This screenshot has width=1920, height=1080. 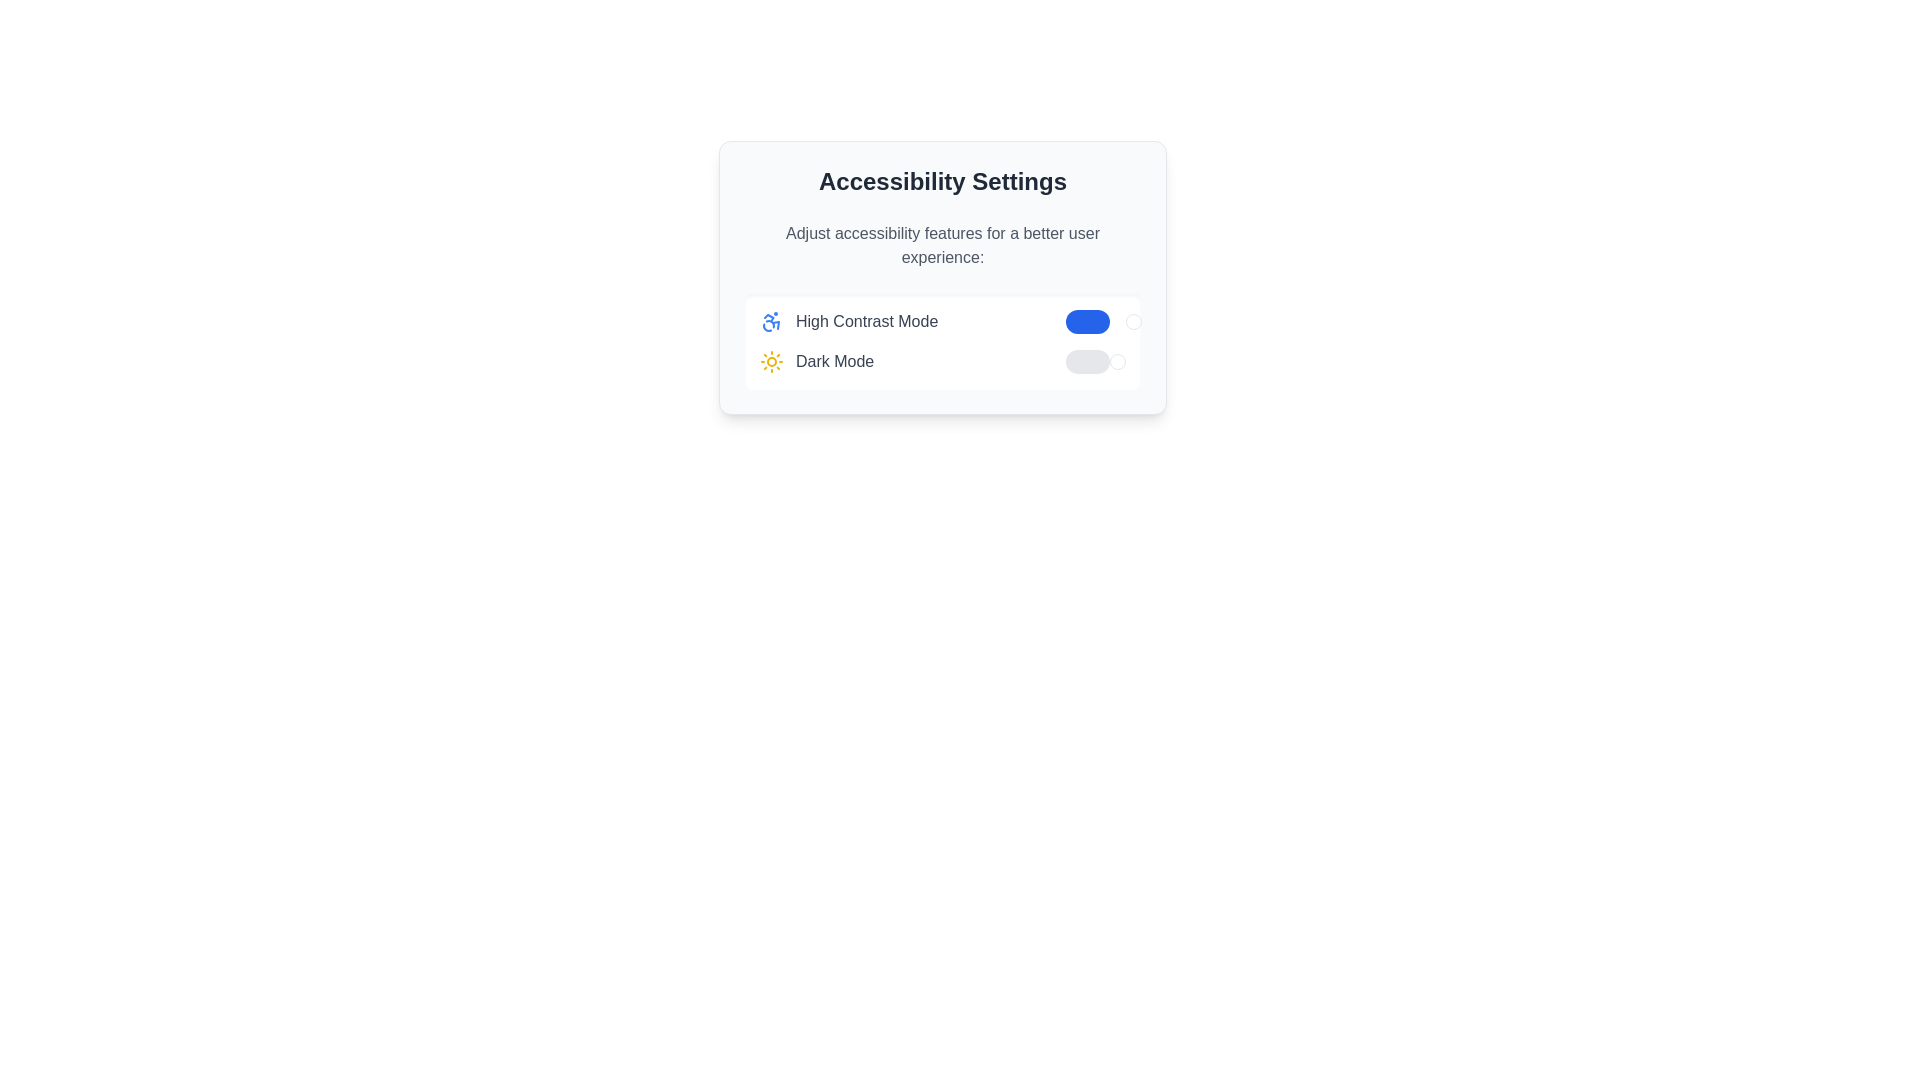 What do you see at coordinates (1087, 362) in the screenshot?
I see `the background of the toggle switch for the 'Dark Mode' option in the 'Accessibility Settings' modal, which is styled as a rounded rectangle and is light grey in color` at bounding box center [1087, 362].